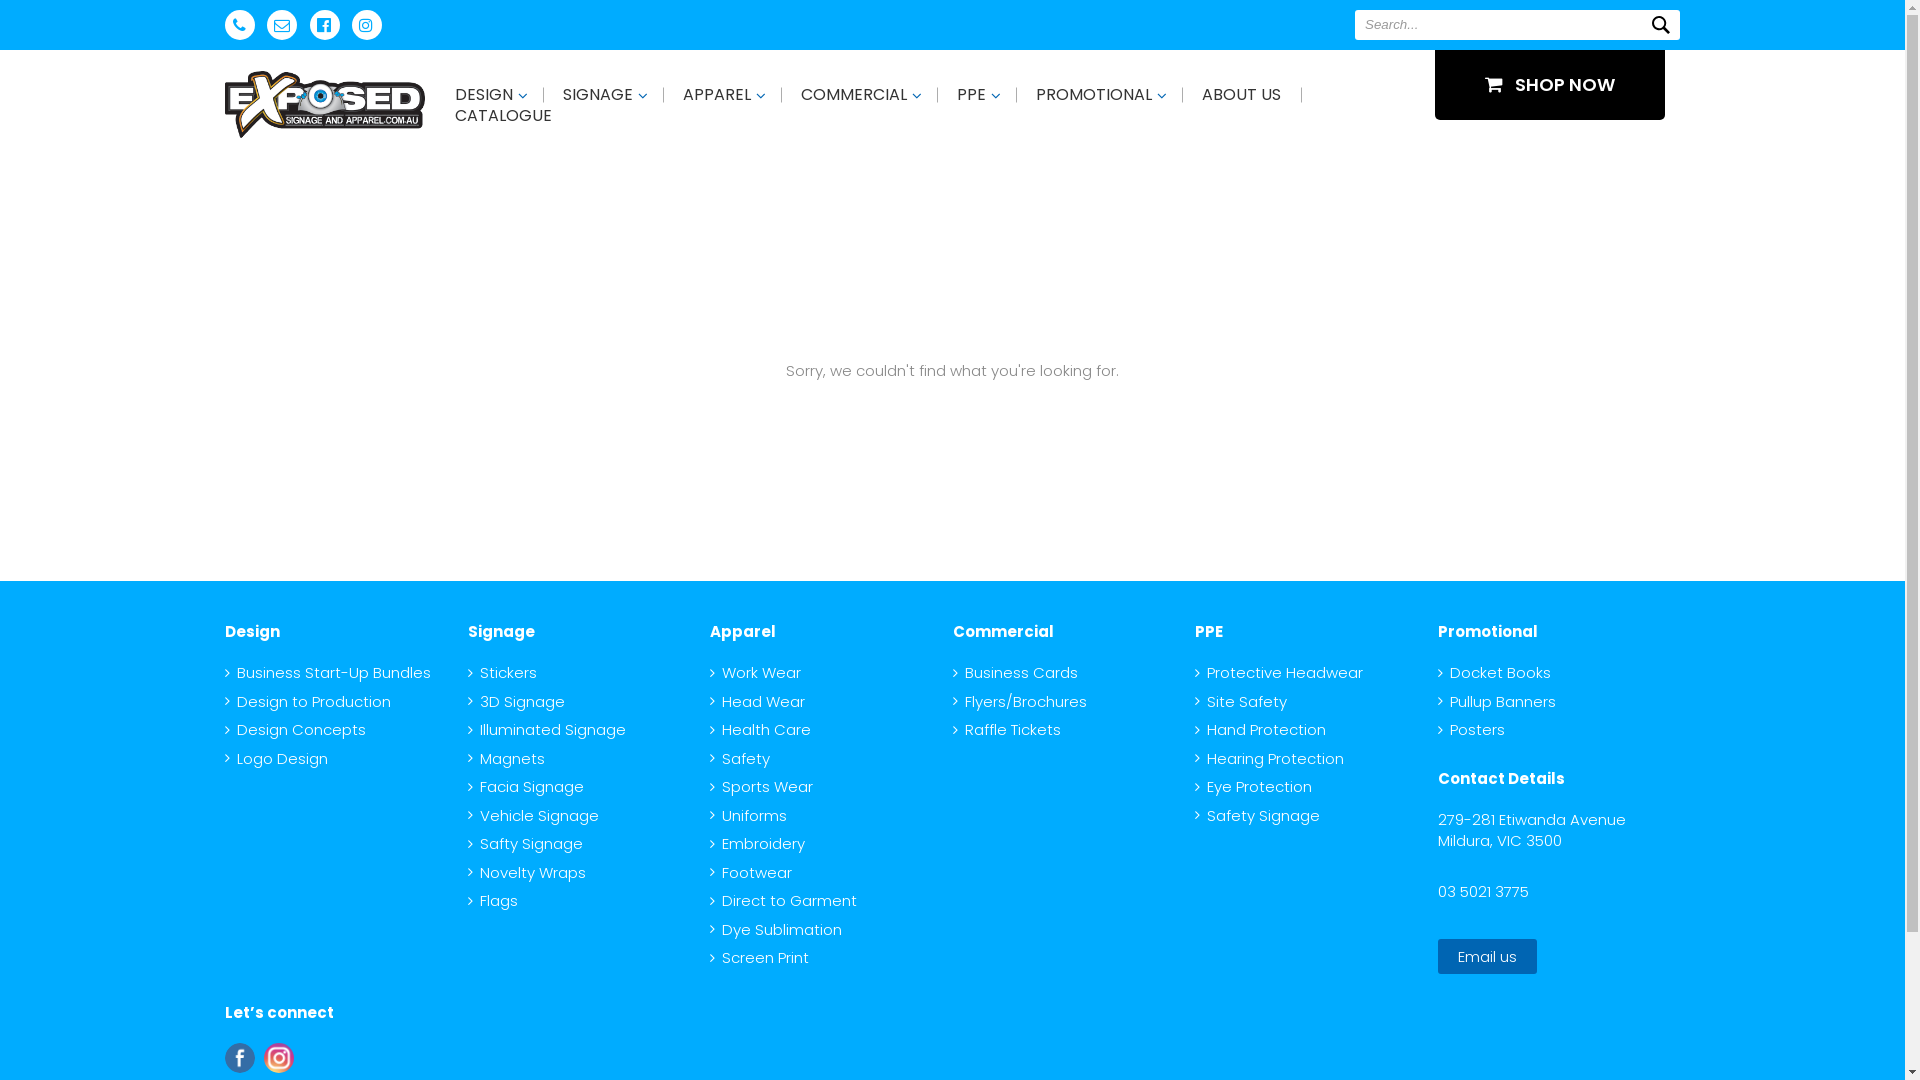 Image resolution: width=1920 pixels, height=1080 pixels. Describe the element at coordinates (1240, 94) in the screenshot. I see `'ABOUT US'` at that location.